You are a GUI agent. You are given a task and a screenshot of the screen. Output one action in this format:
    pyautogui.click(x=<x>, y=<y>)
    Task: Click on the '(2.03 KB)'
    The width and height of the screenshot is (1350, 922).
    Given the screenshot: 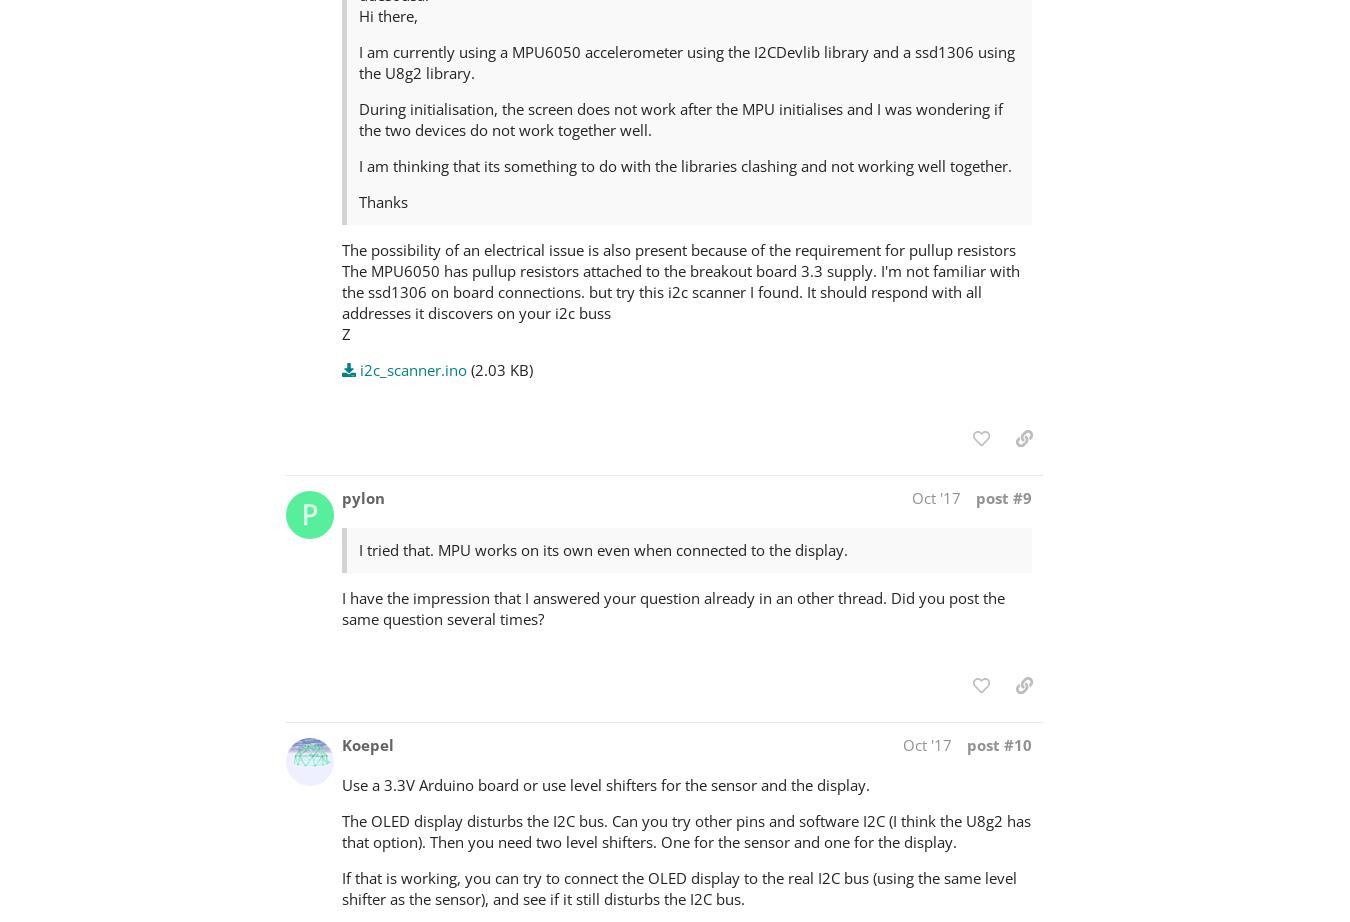 What is the action you would take?
    pyautogui.click(x=499, y=368)
    